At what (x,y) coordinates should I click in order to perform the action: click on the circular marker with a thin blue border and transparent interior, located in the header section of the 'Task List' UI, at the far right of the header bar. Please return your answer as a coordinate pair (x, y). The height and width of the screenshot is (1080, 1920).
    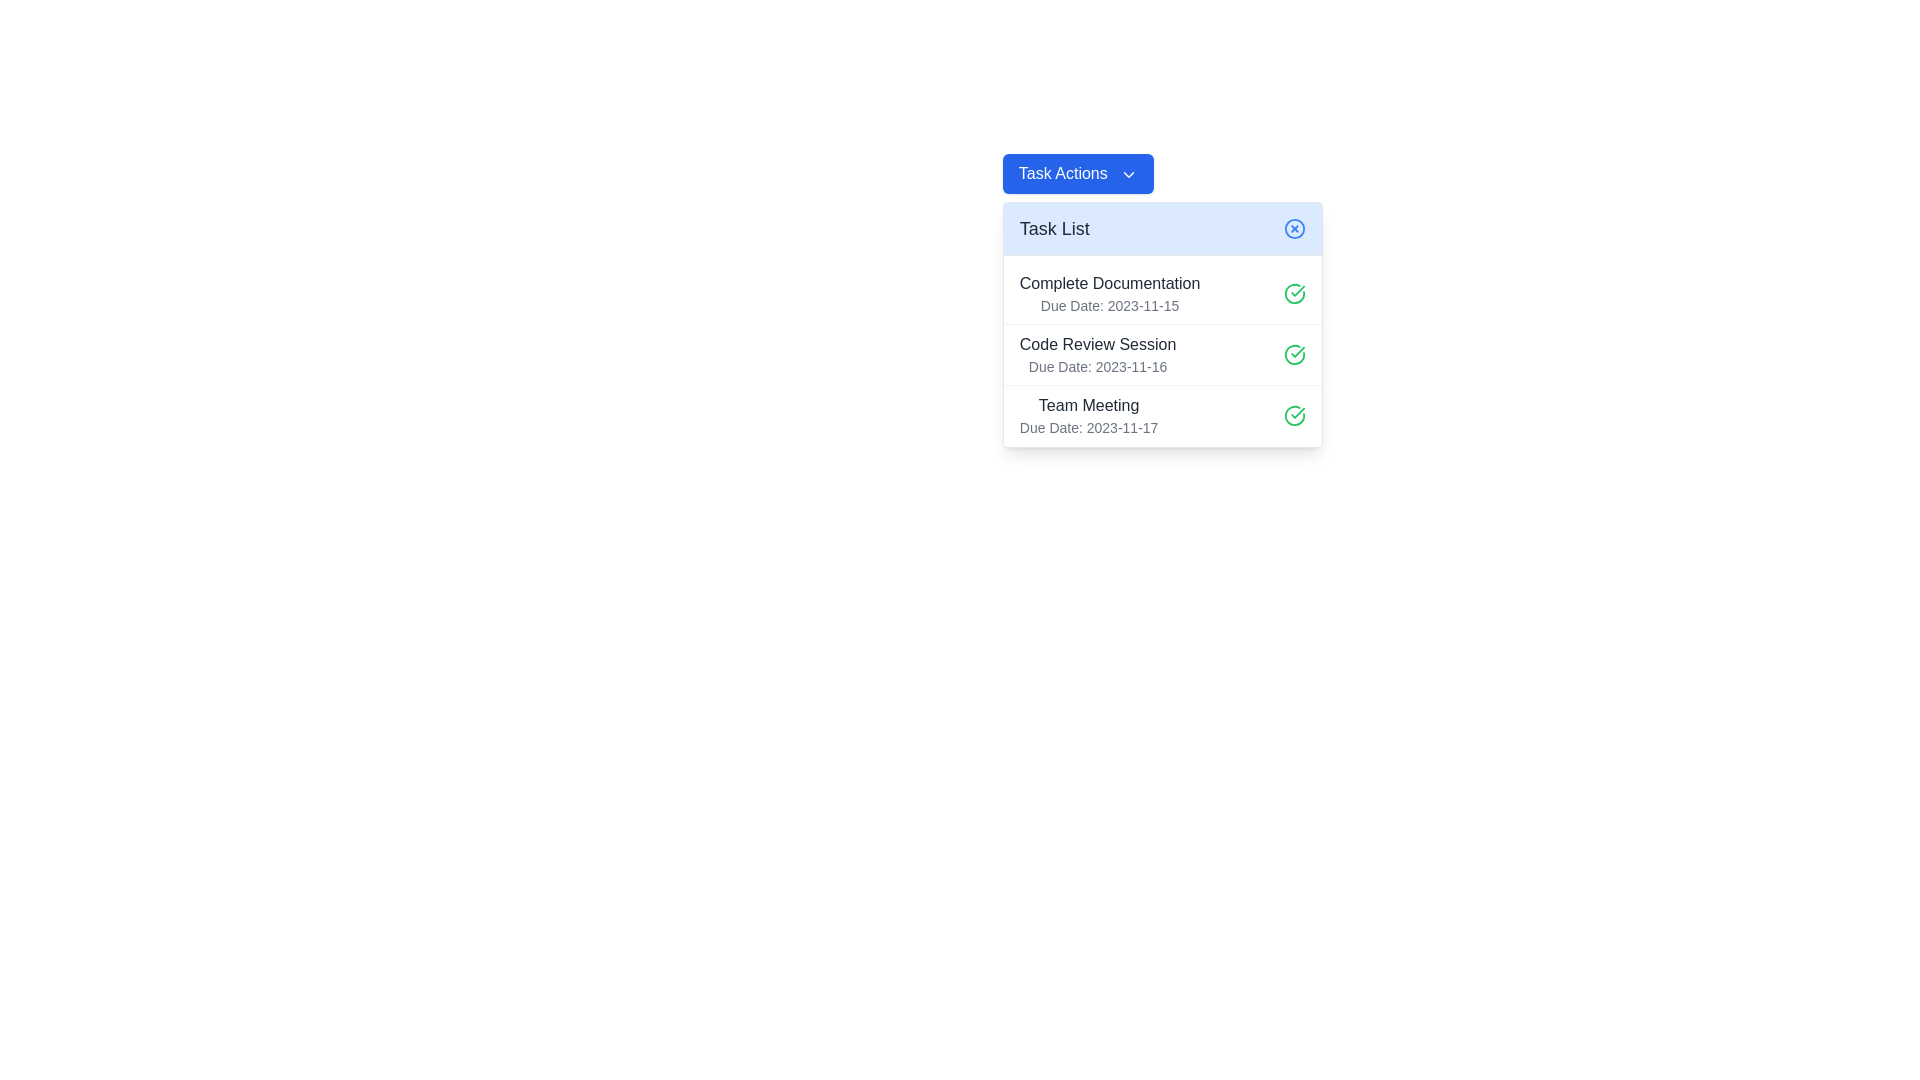
    Looking at the image, I should click on (1294, 227).